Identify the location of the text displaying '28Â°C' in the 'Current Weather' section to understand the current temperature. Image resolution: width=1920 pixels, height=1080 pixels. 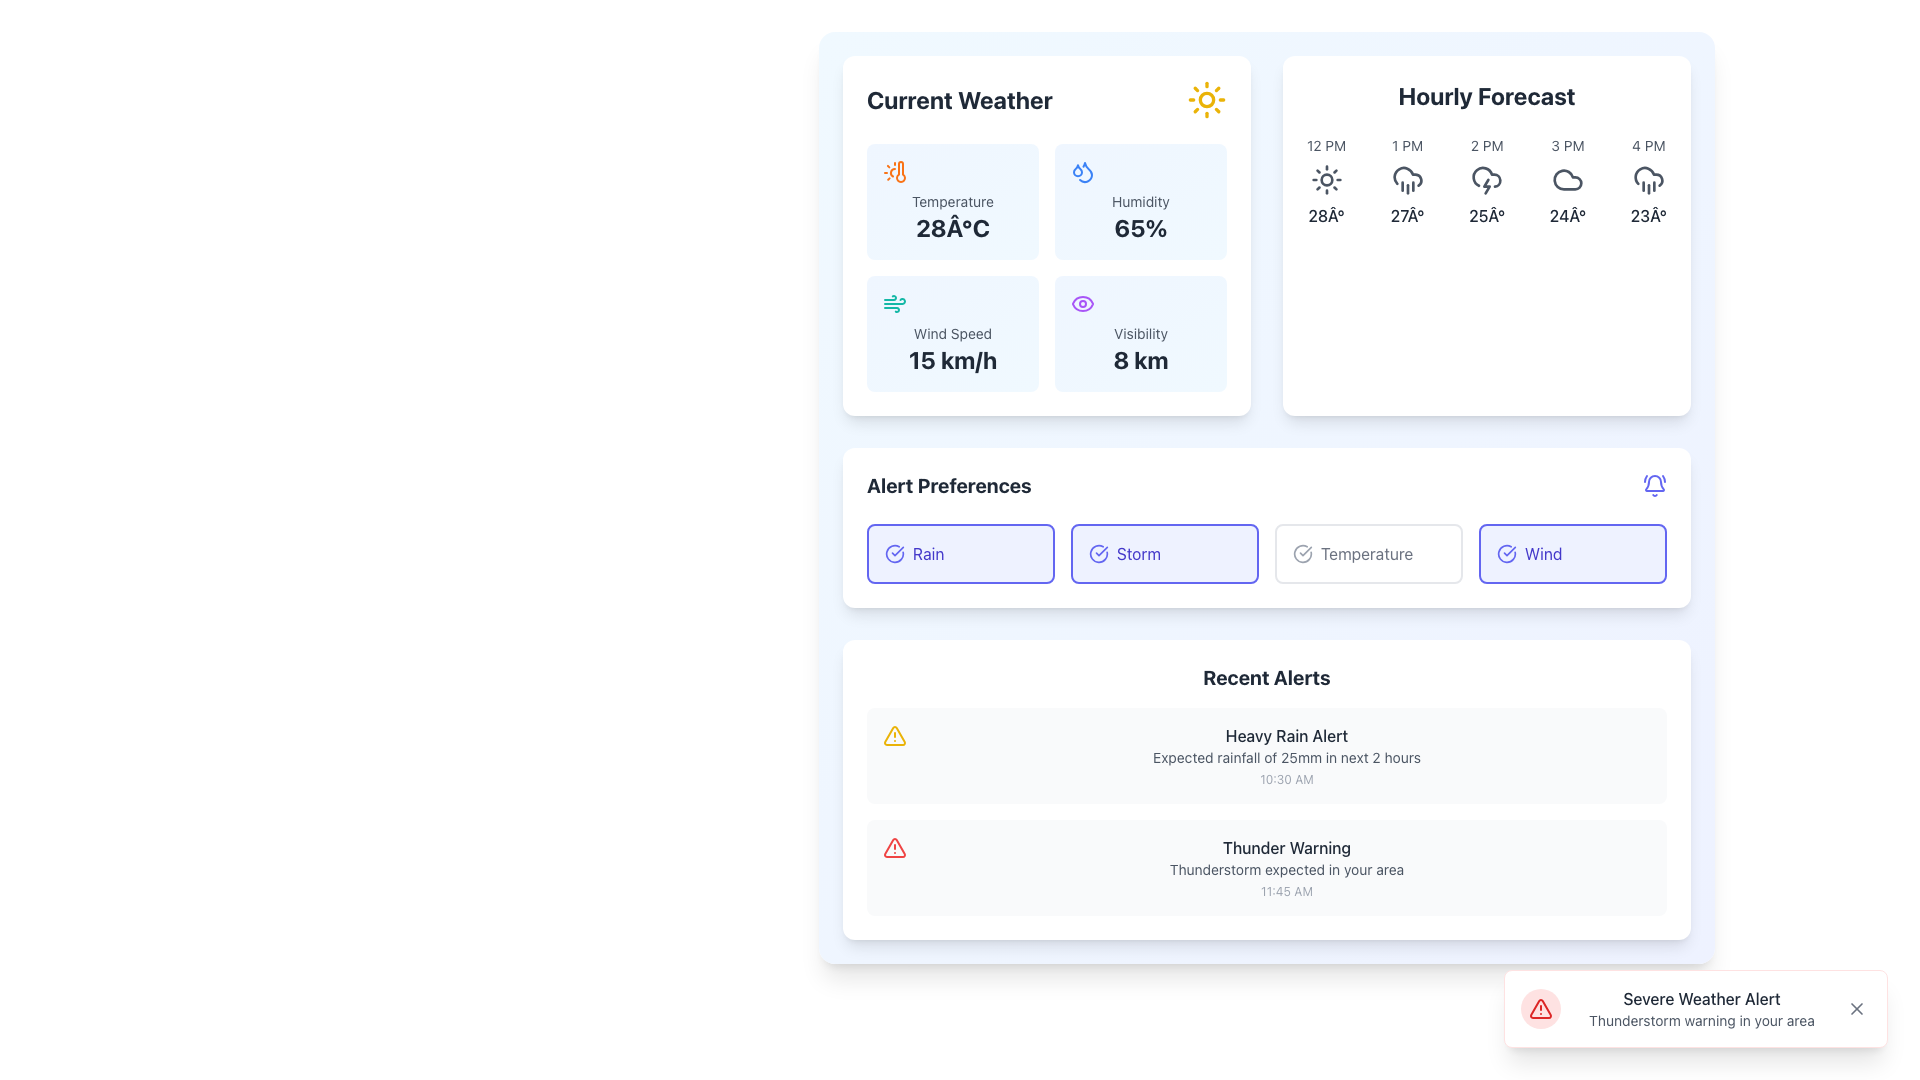
(952, 226).